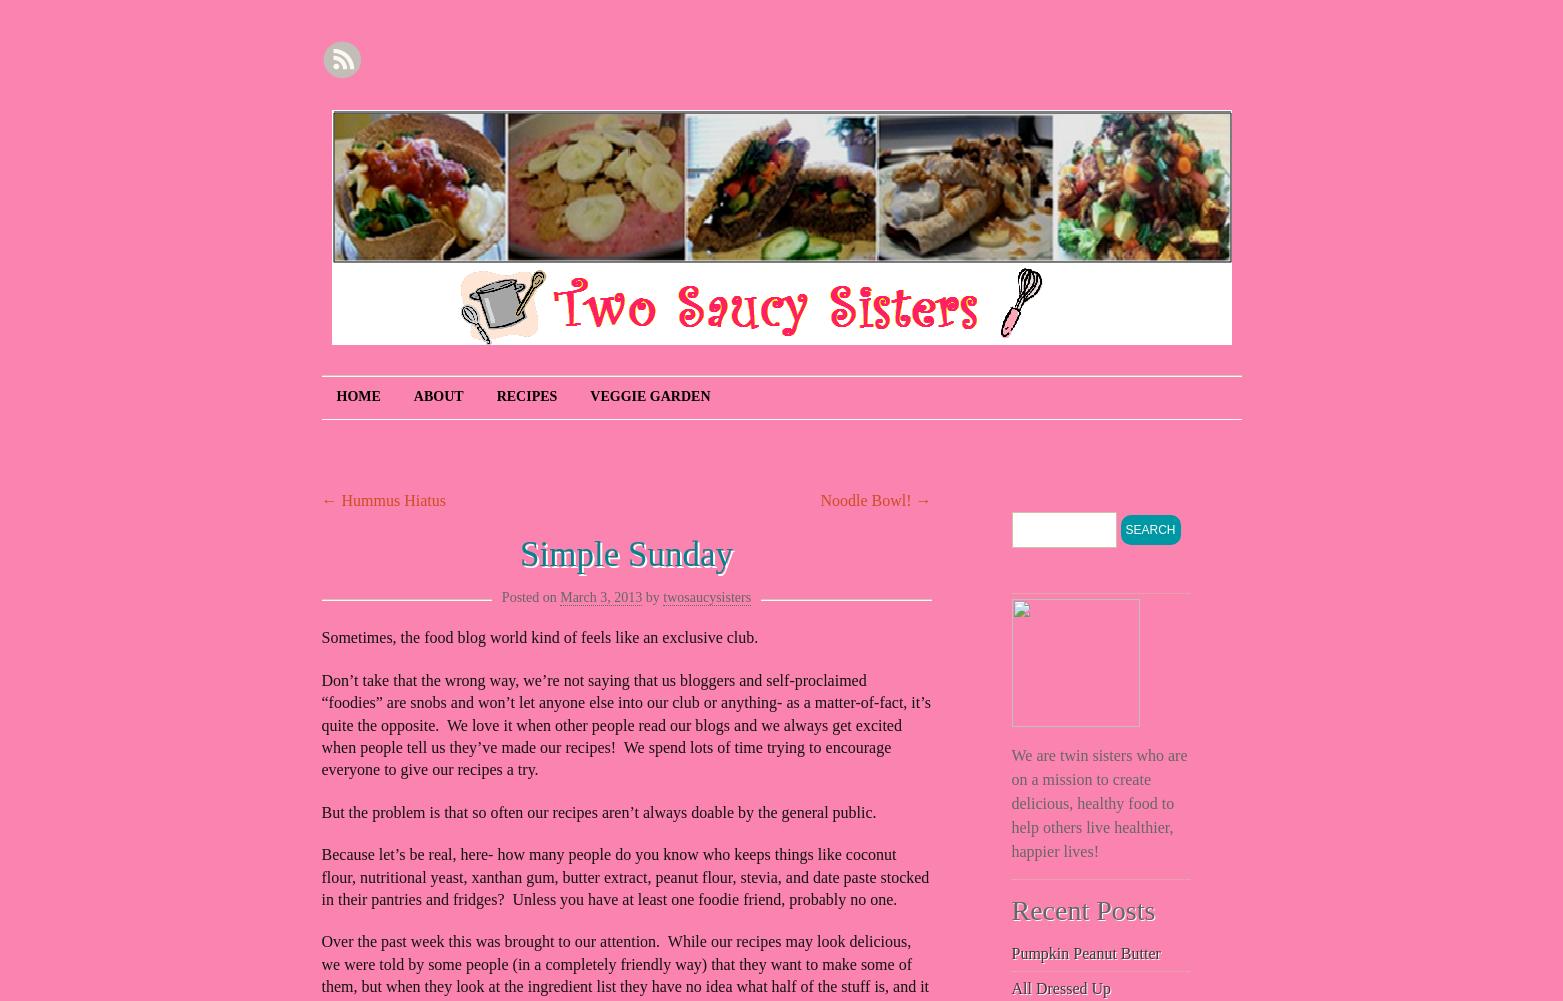  I want to click on 'Recent Posts', so click(1083, 910).